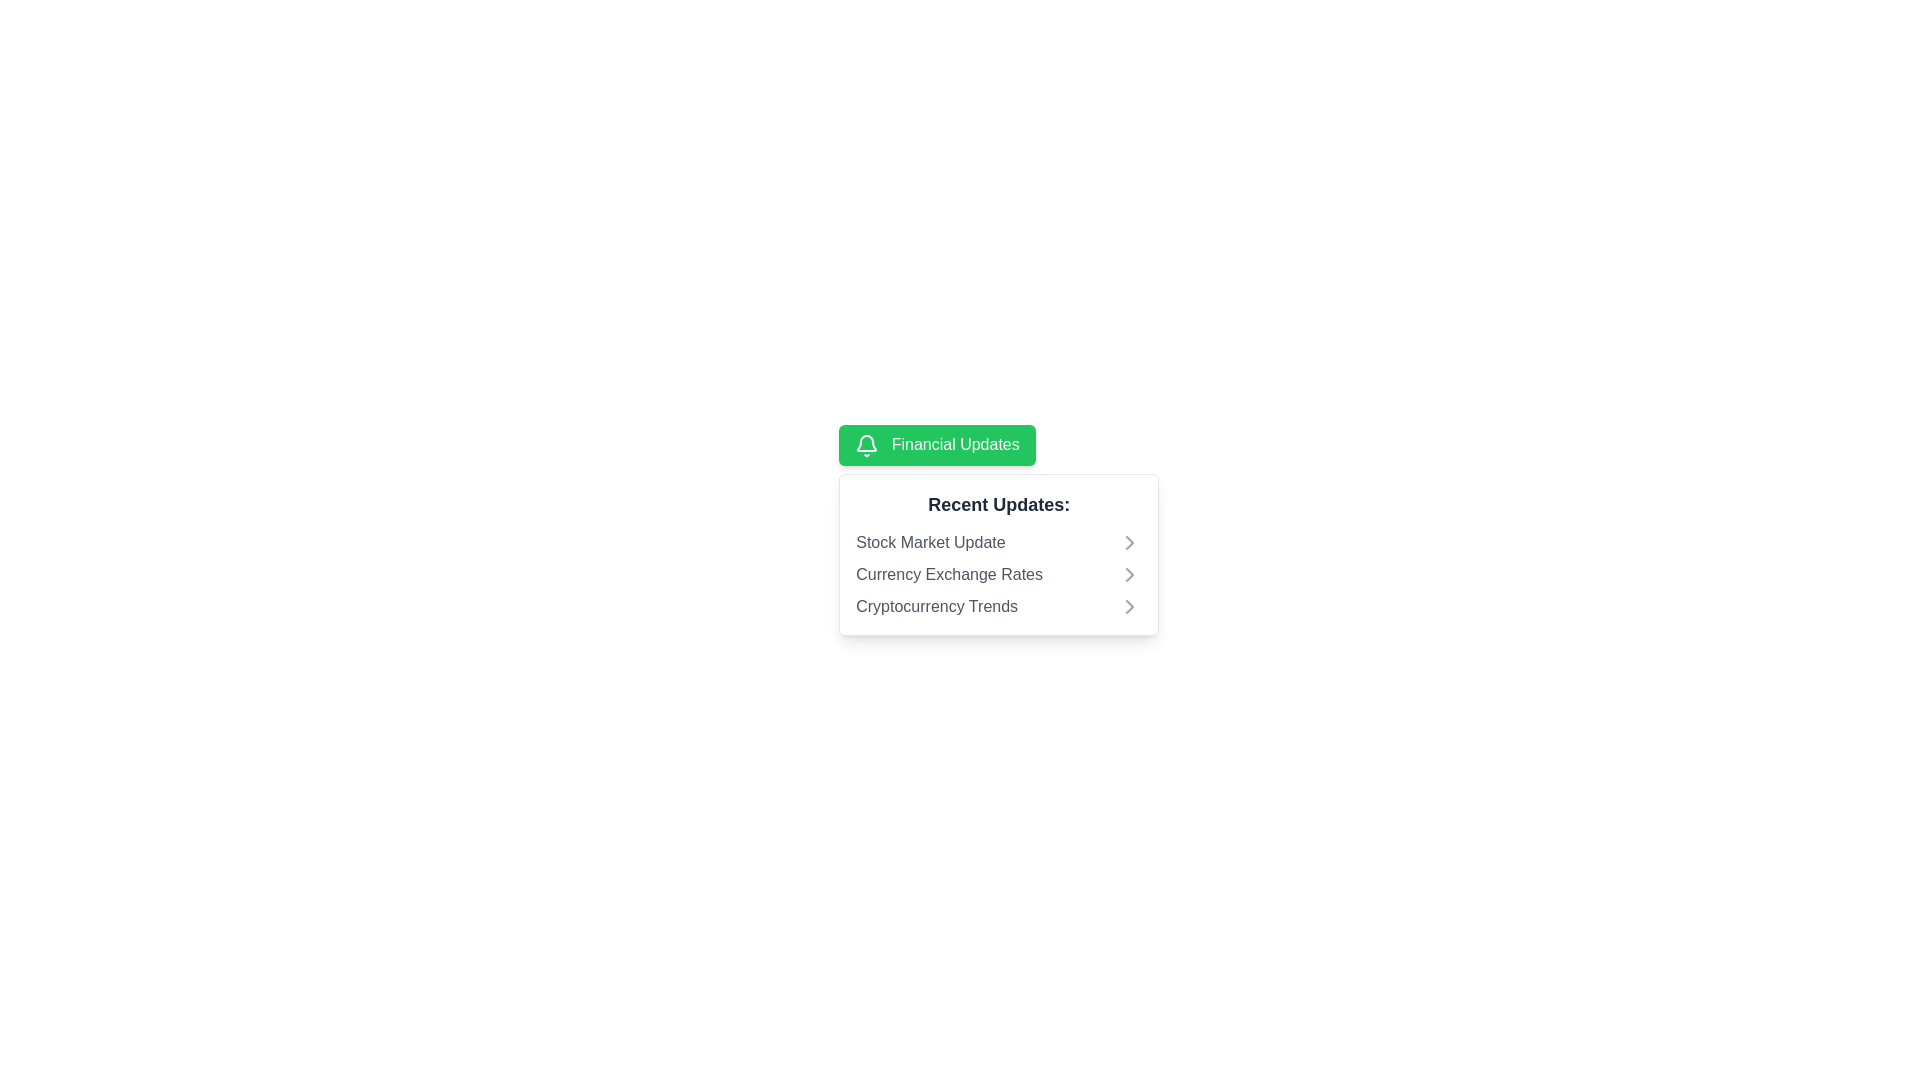 The height and width of the screenshot is (1080, 1920). I want to click on the second row item under the header 'Recent Updates:', so click(998, 574).